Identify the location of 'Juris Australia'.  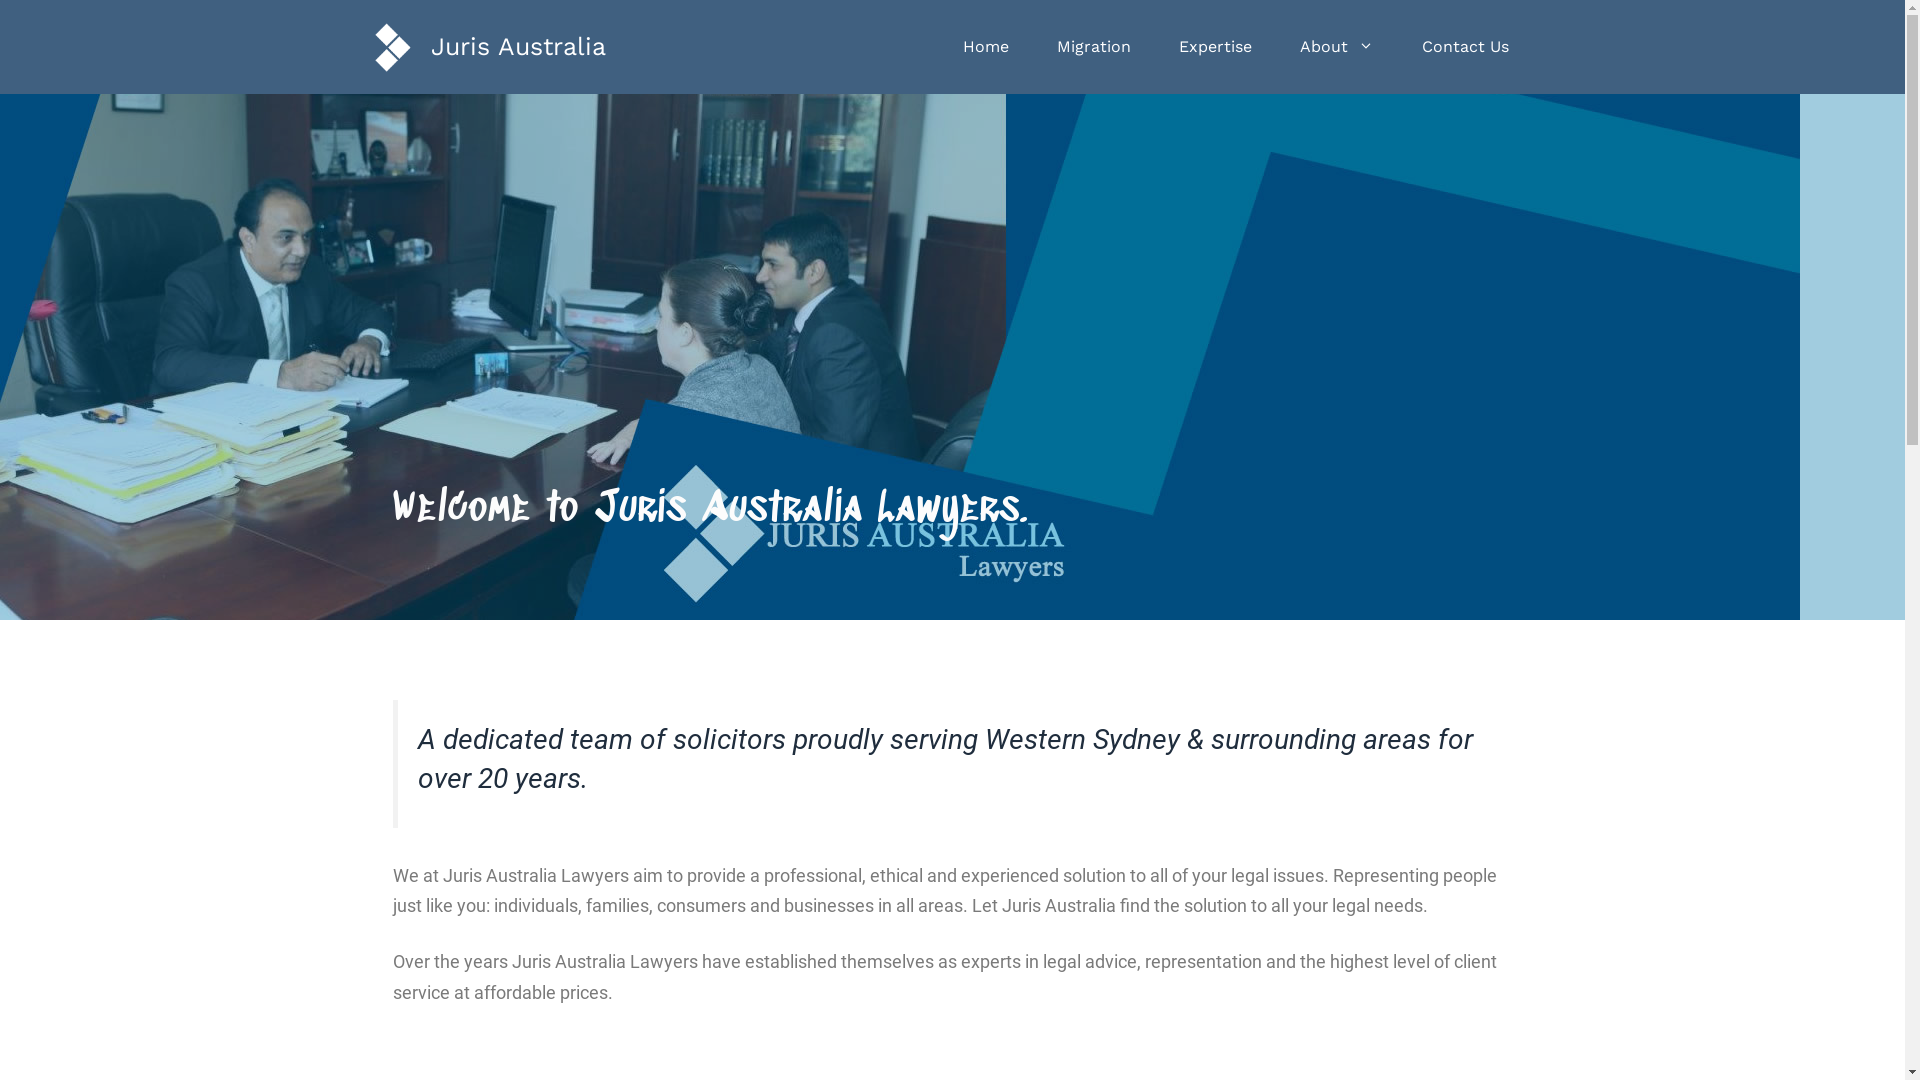
(392, 45).